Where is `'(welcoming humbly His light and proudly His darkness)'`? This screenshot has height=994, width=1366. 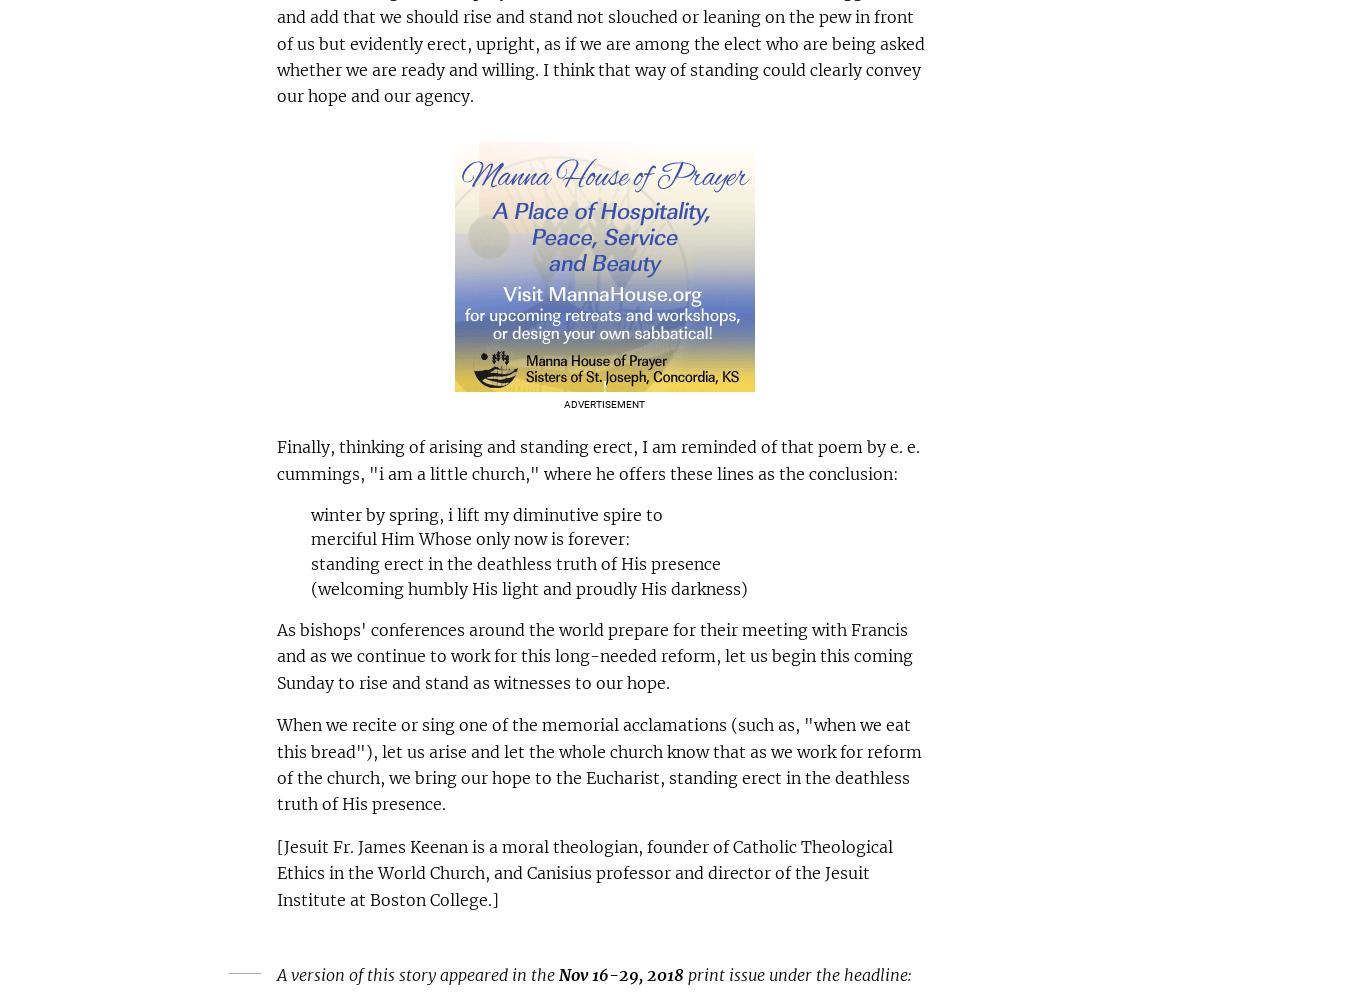 '(welcoming humbly His light and proudly His darkness)' is located at coordinates (530, 587).